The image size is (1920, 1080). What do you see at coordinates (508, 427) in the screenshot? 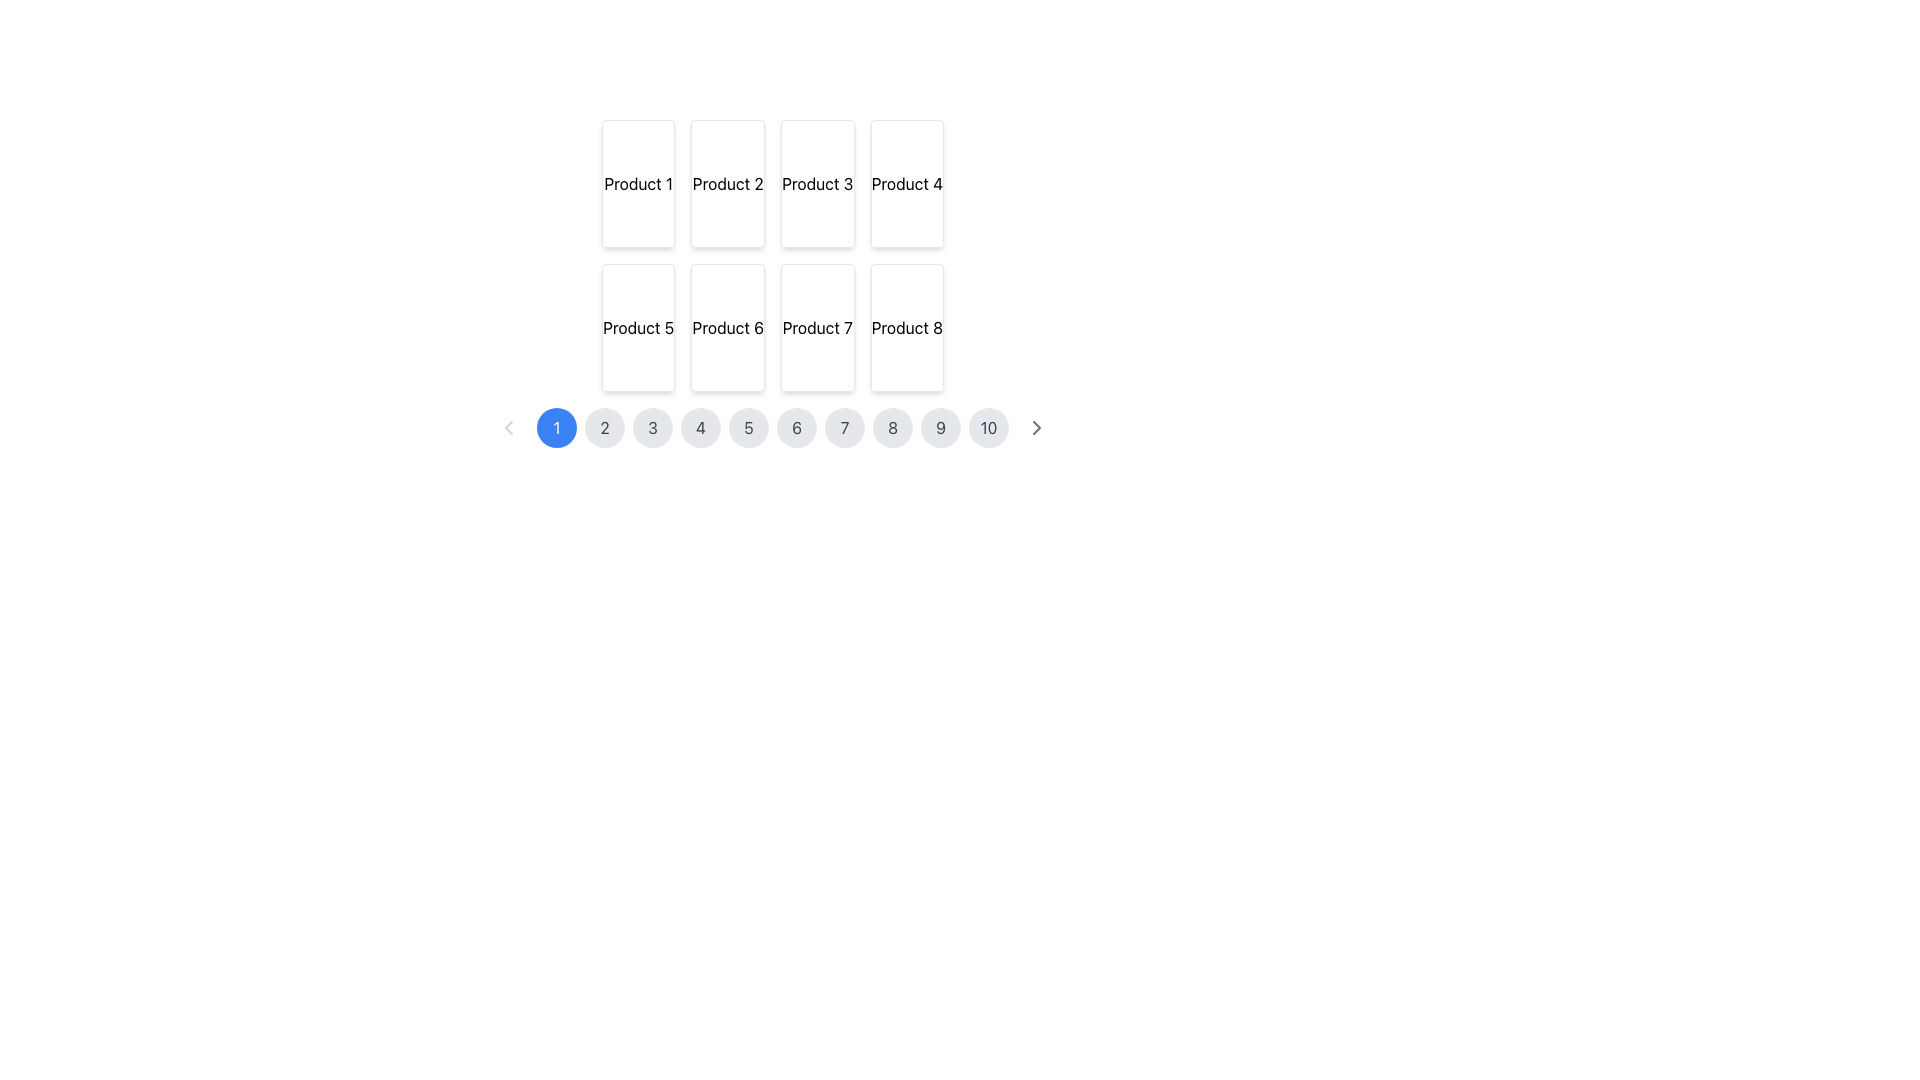
I see `the disabled previous button in the pagination control bar located at the bottom of the interface, preceding the '1' button` at bounding box center [508, 427].